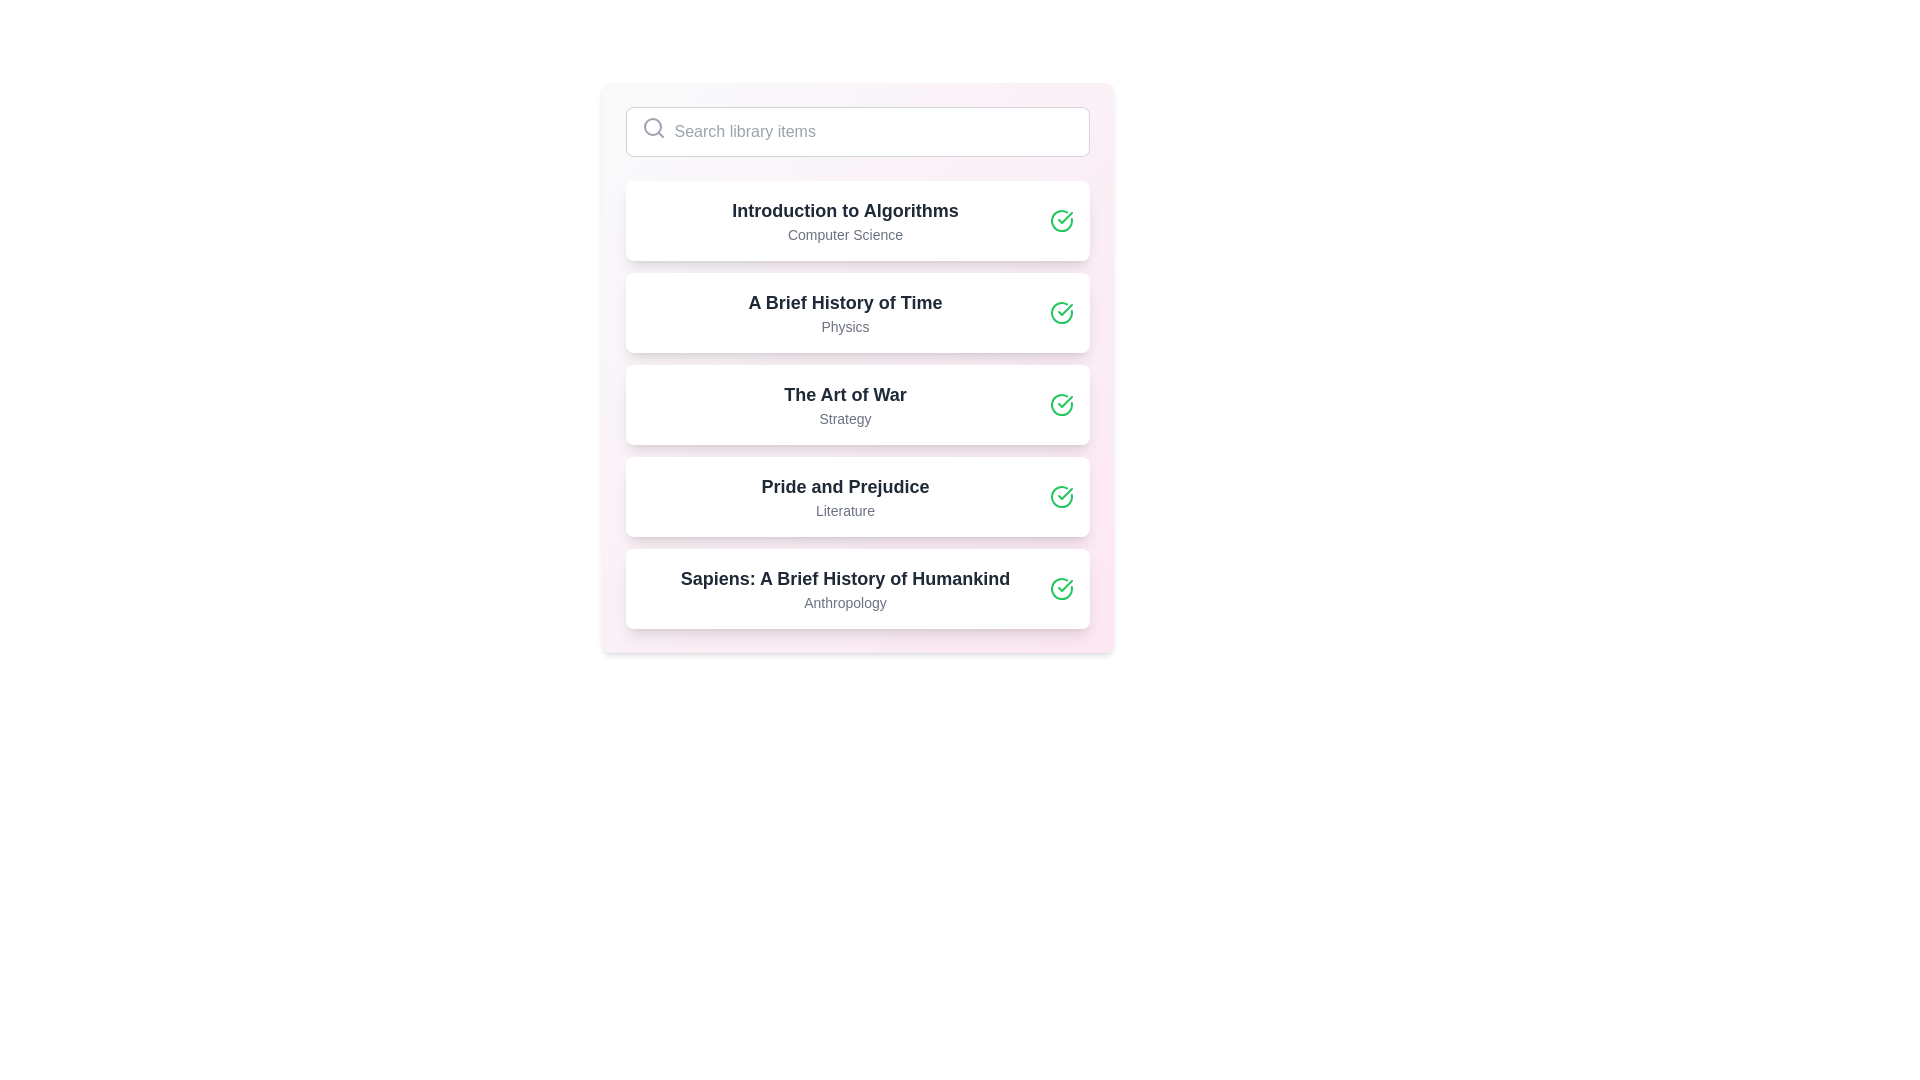 This screenshot has width=1920, height=1080. What do you see at coordinates (845, 588) in the screenshot?
I see `text from the fifth entry in the list of library items, which is represented as a Text label with a title and subtitle format located at the bottommost position of the list` at bounding box center [845, 588].